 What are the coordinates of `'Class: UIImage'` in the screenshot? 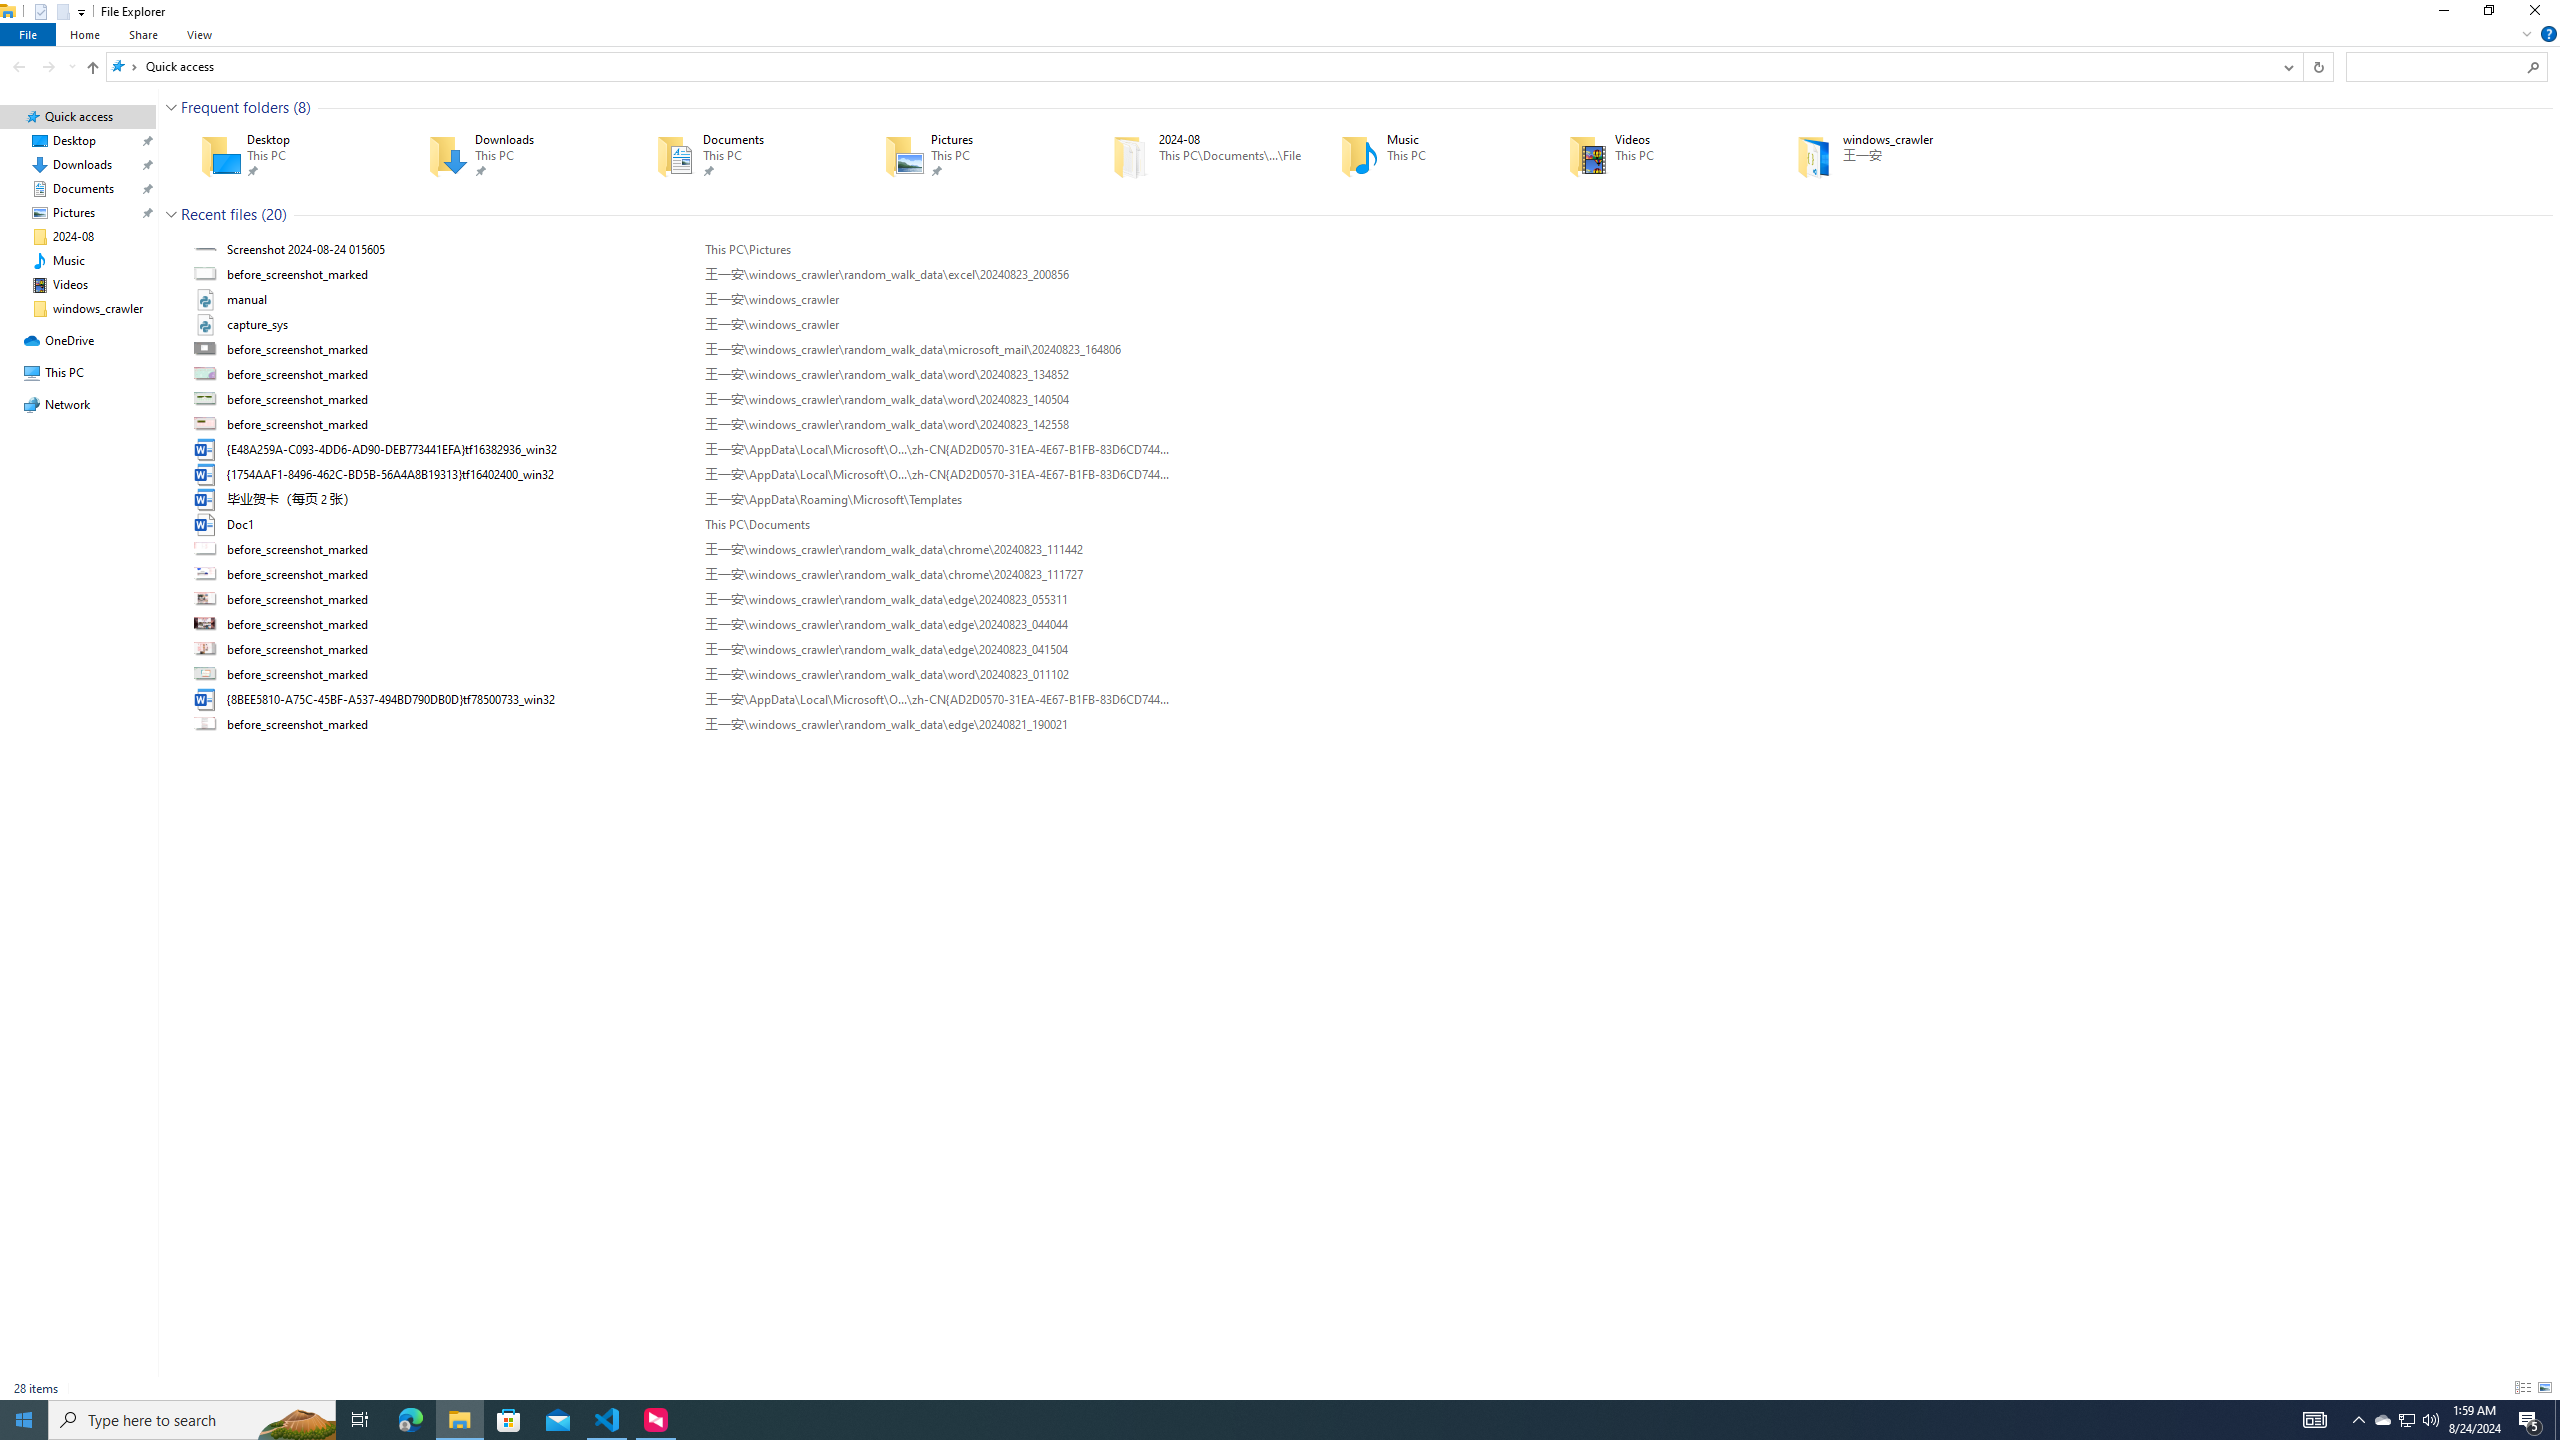 It's located at (207, 723).